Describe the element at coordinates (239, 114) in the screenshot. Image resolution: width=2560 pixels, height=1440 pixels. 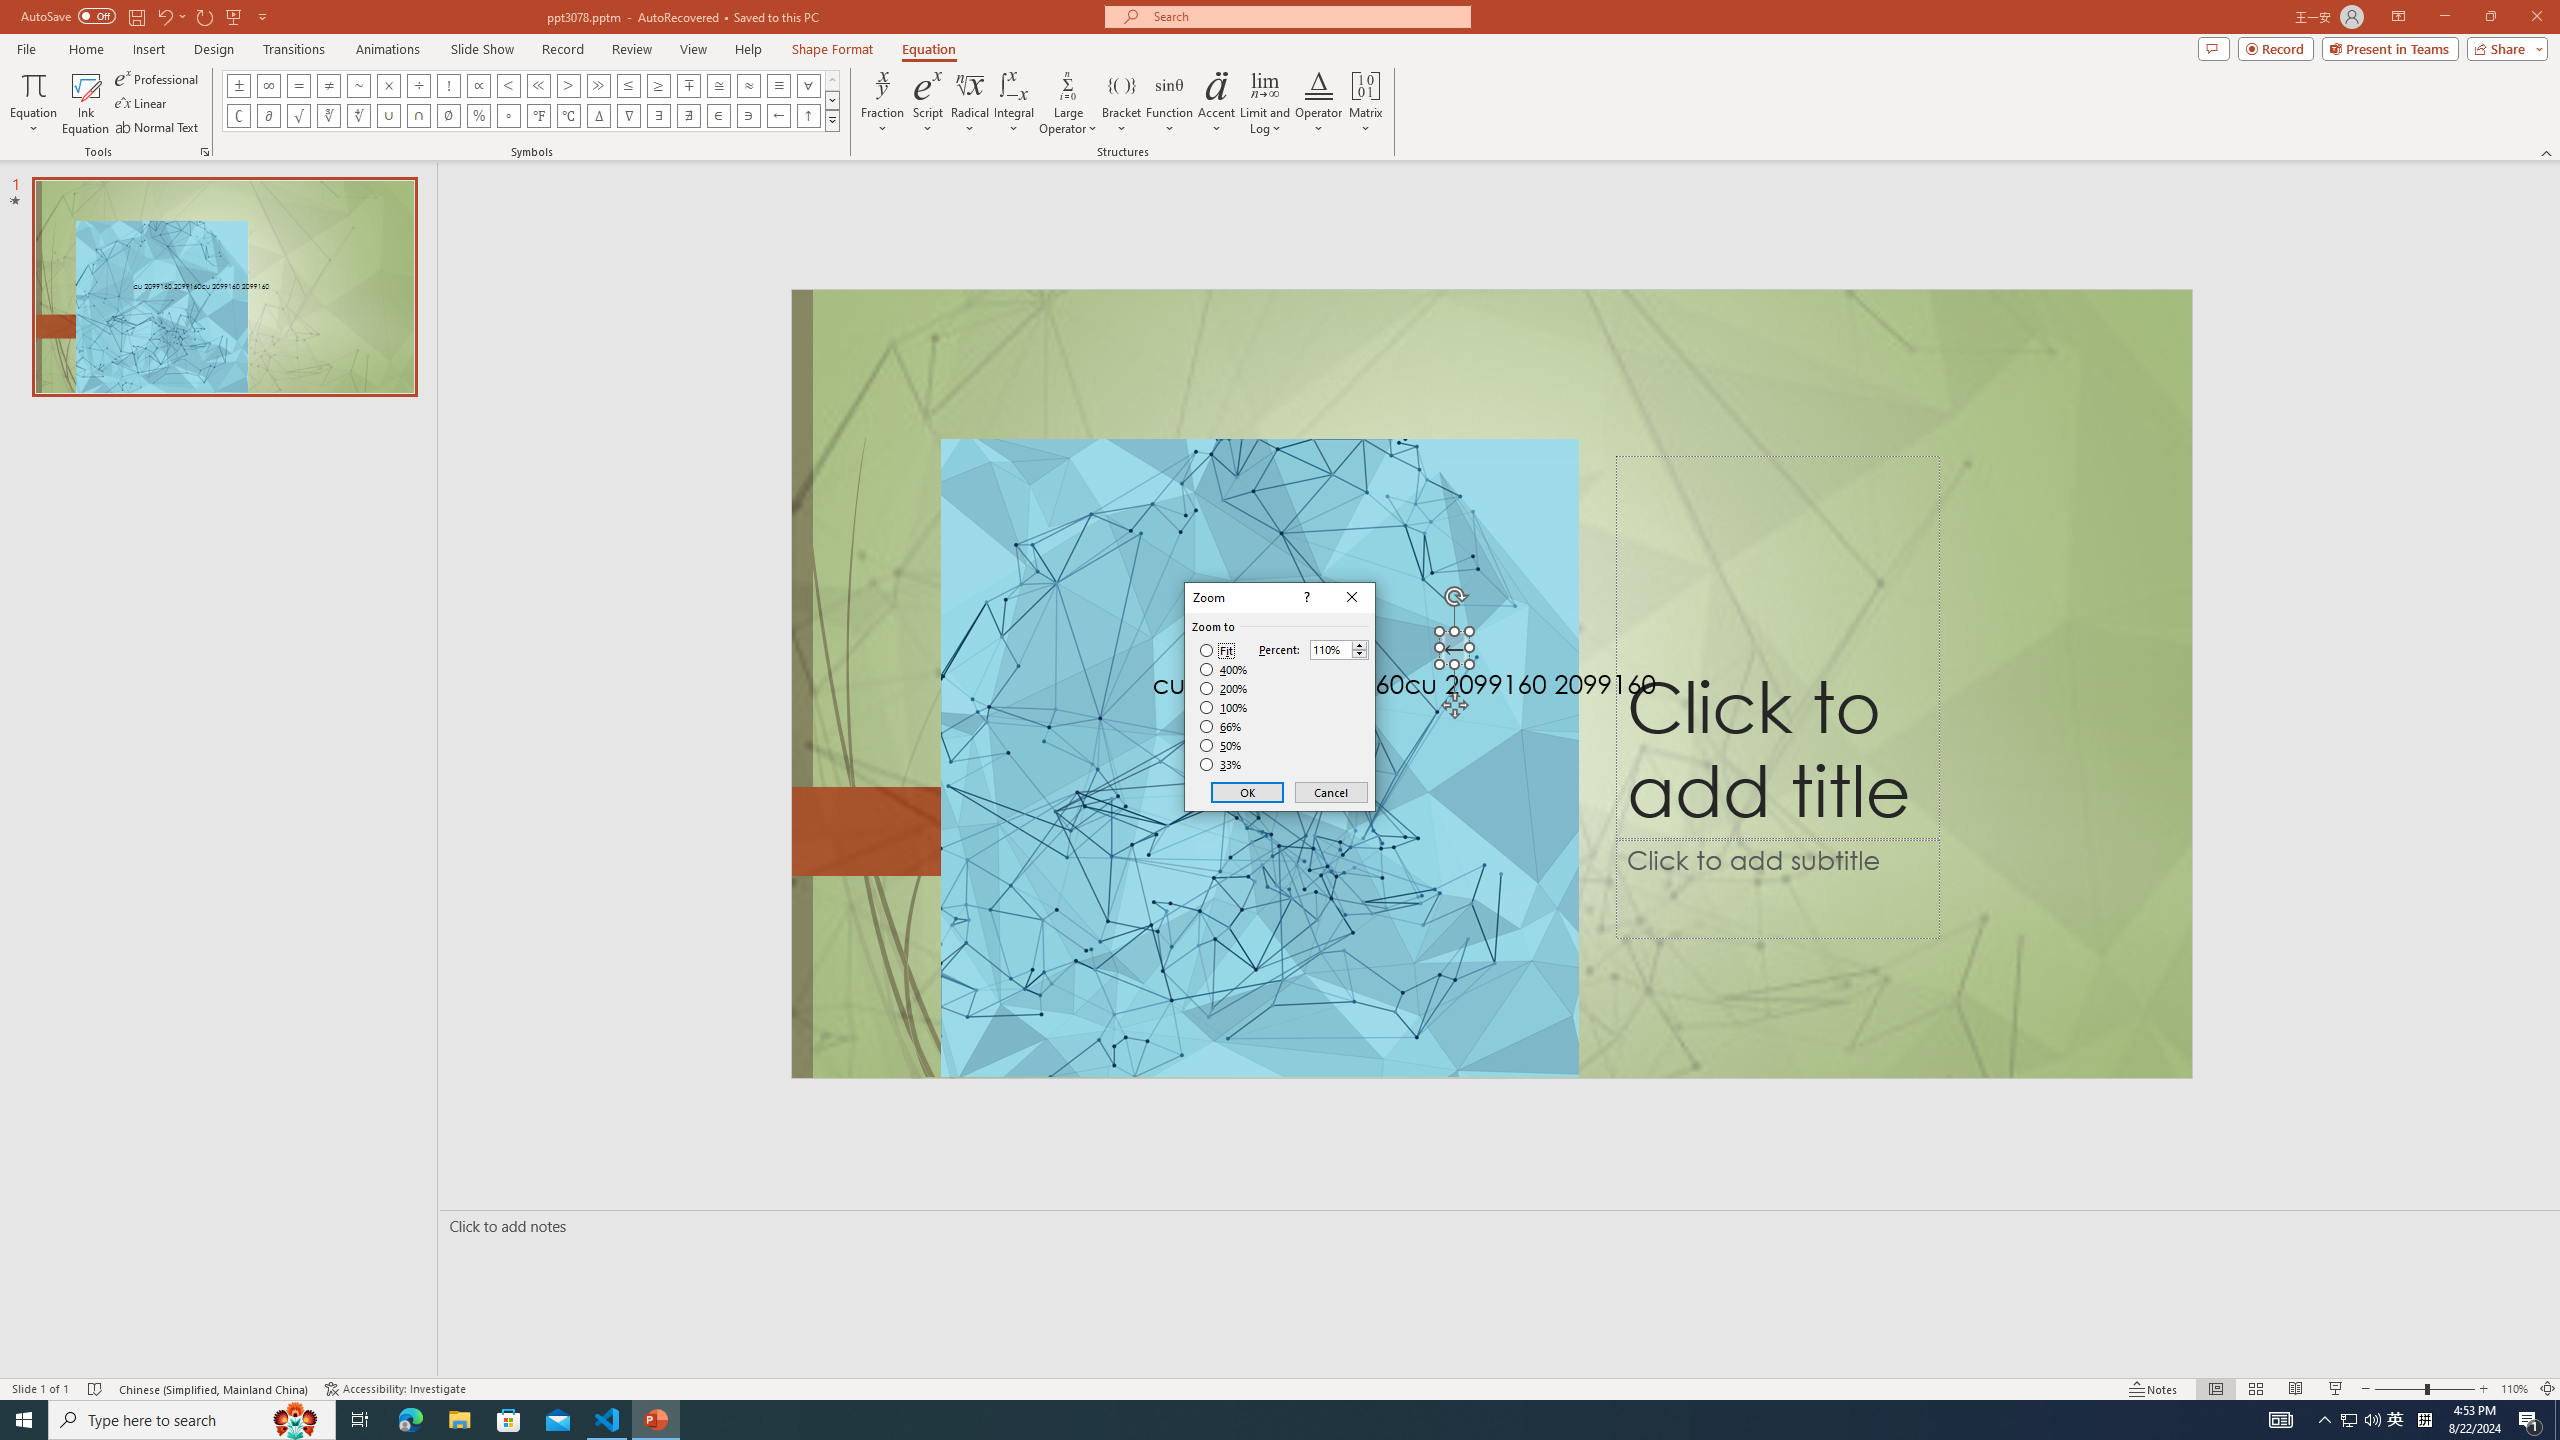
I see `'Equation Symbol Complement'` at that location.